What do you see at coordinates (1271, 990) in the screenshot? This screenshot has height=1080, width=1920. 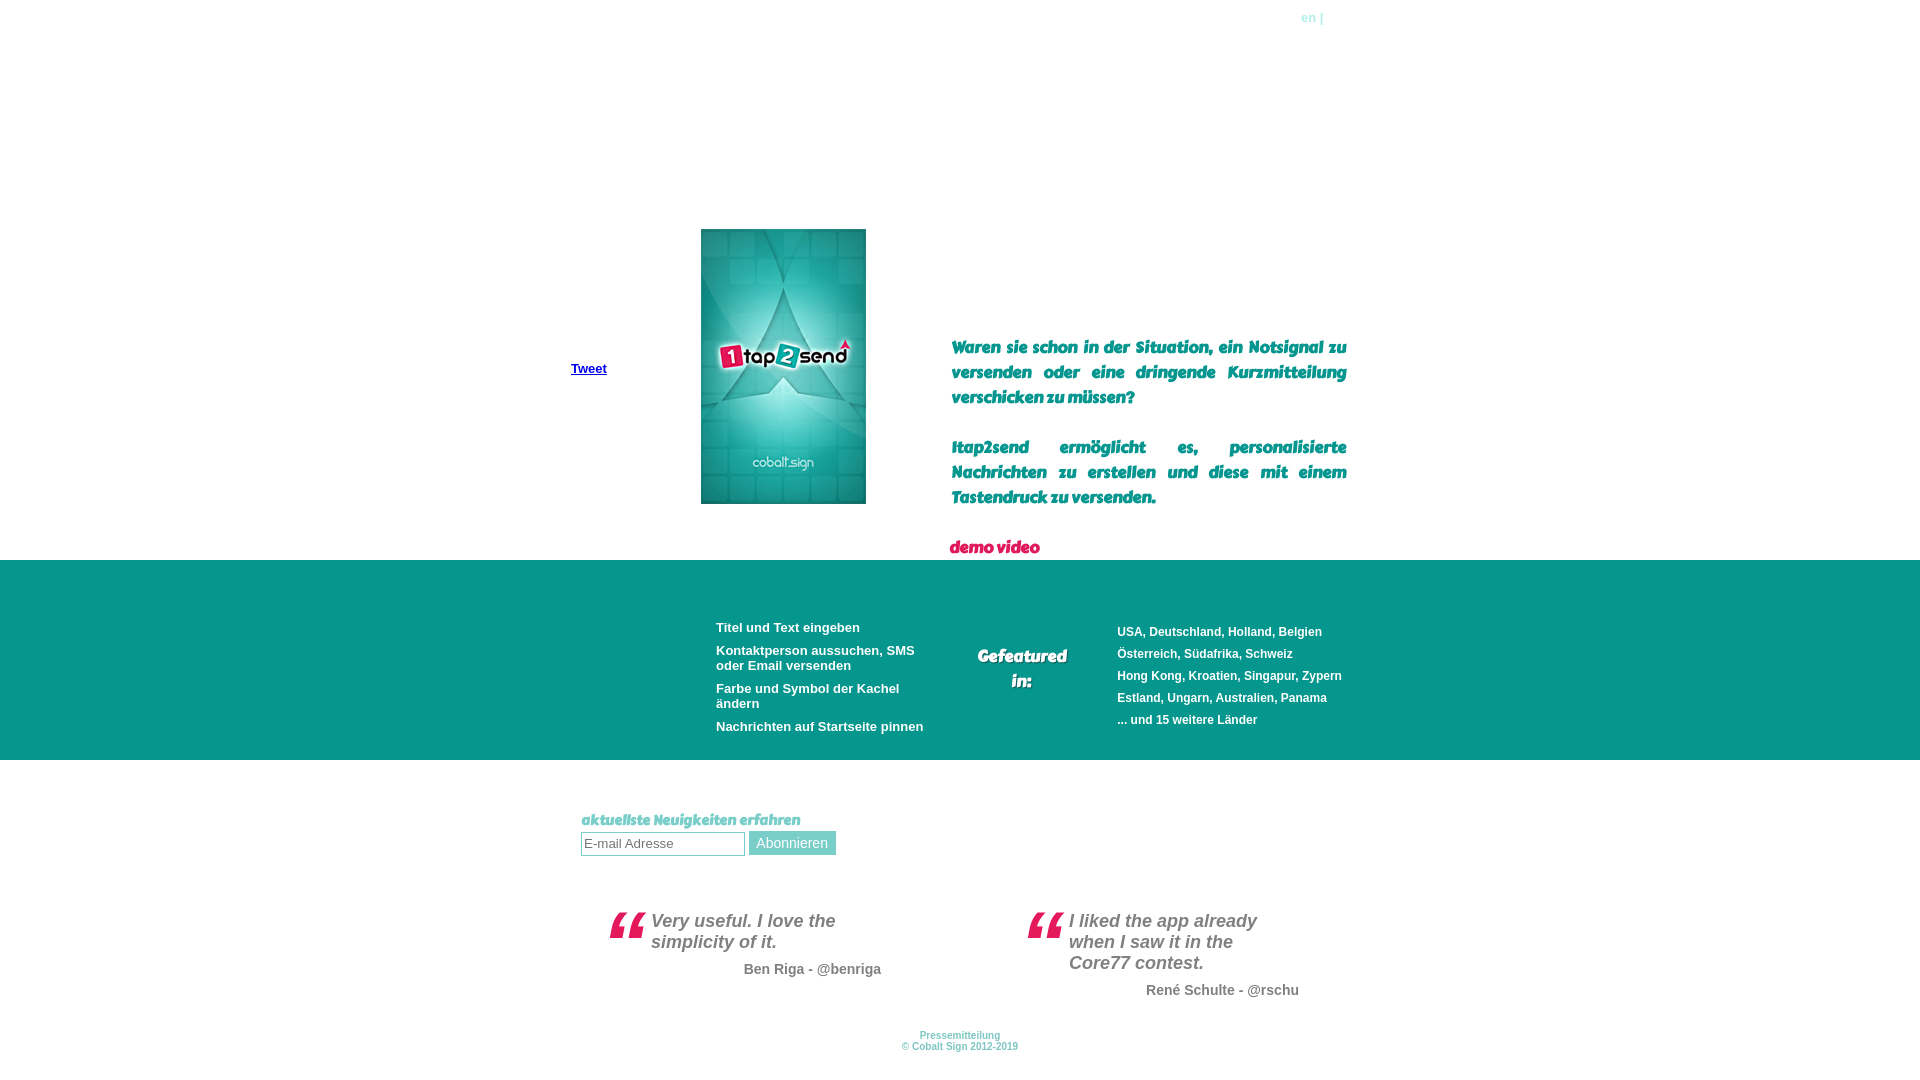 I see `'@rschu'` at bounding box center [1271, 990].